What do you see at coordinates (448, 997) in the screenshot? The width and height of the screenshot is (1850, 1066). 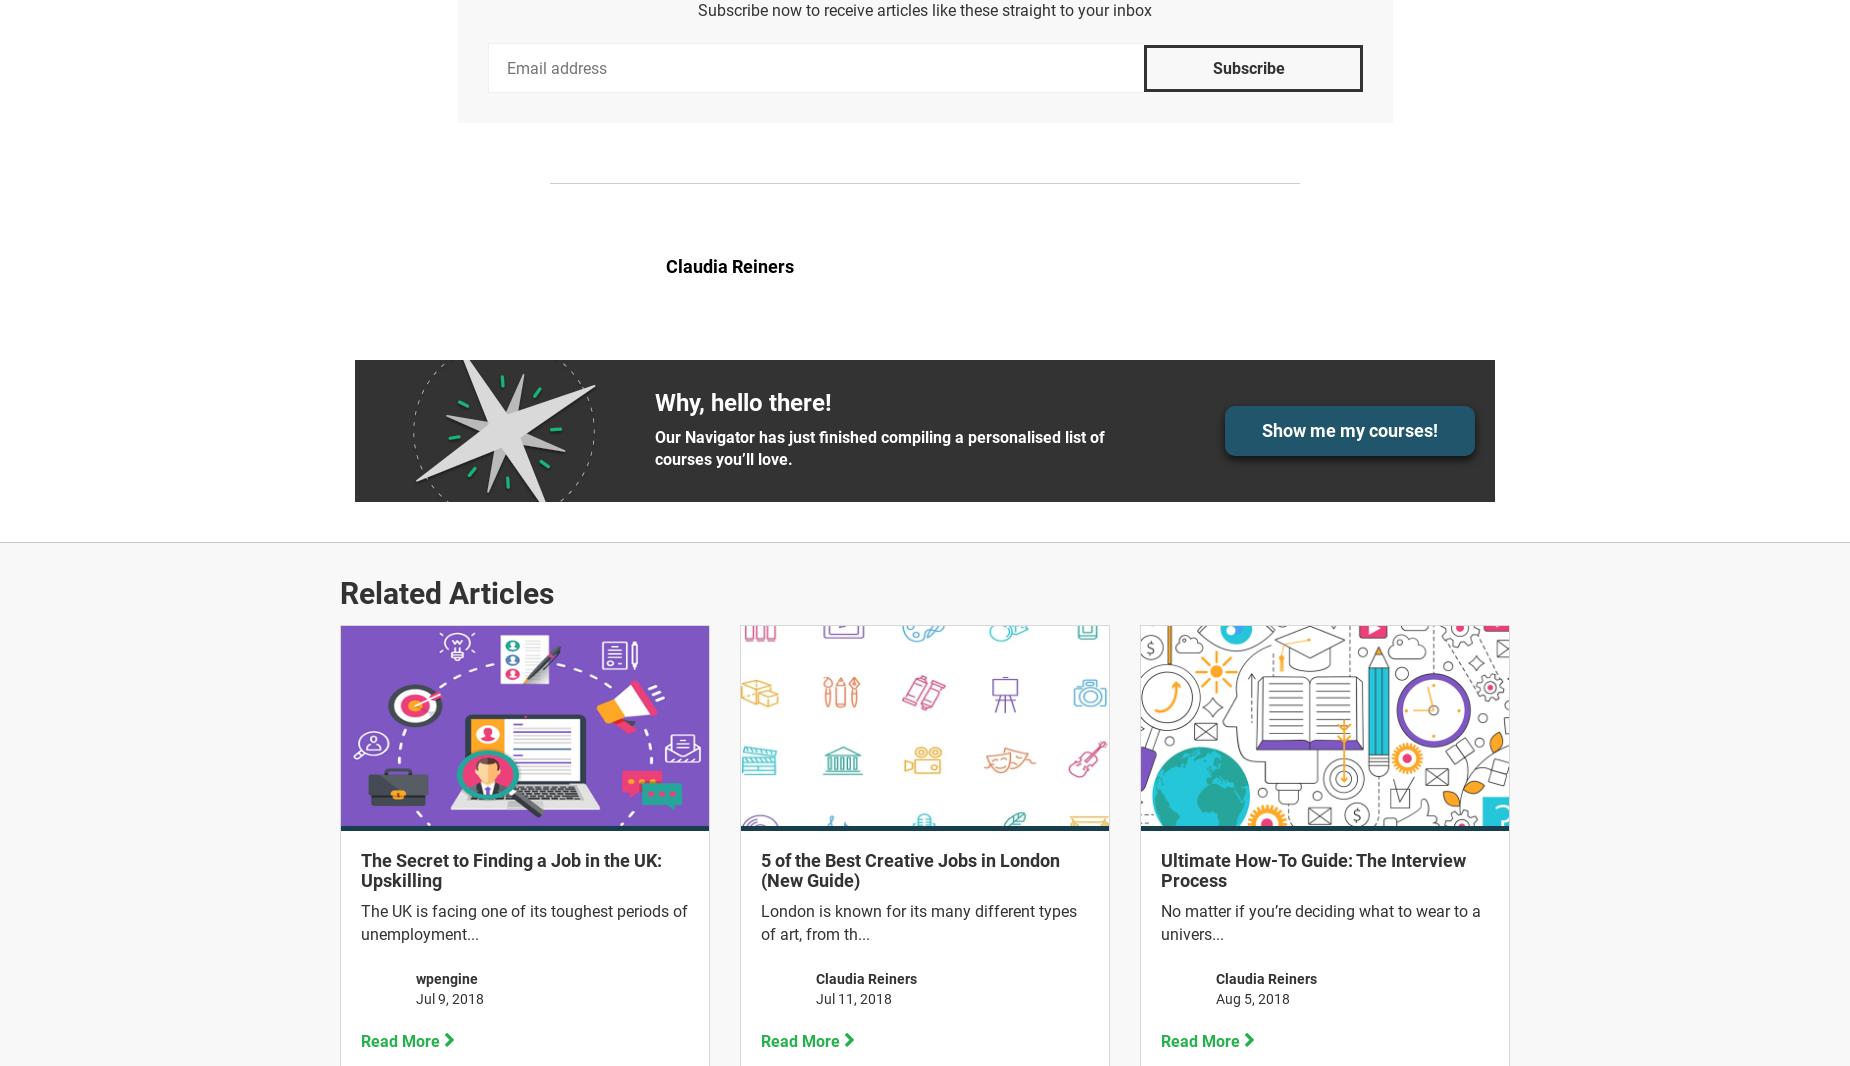 I see `'Jul 9, 2018'` at bounding box center [448, 997].